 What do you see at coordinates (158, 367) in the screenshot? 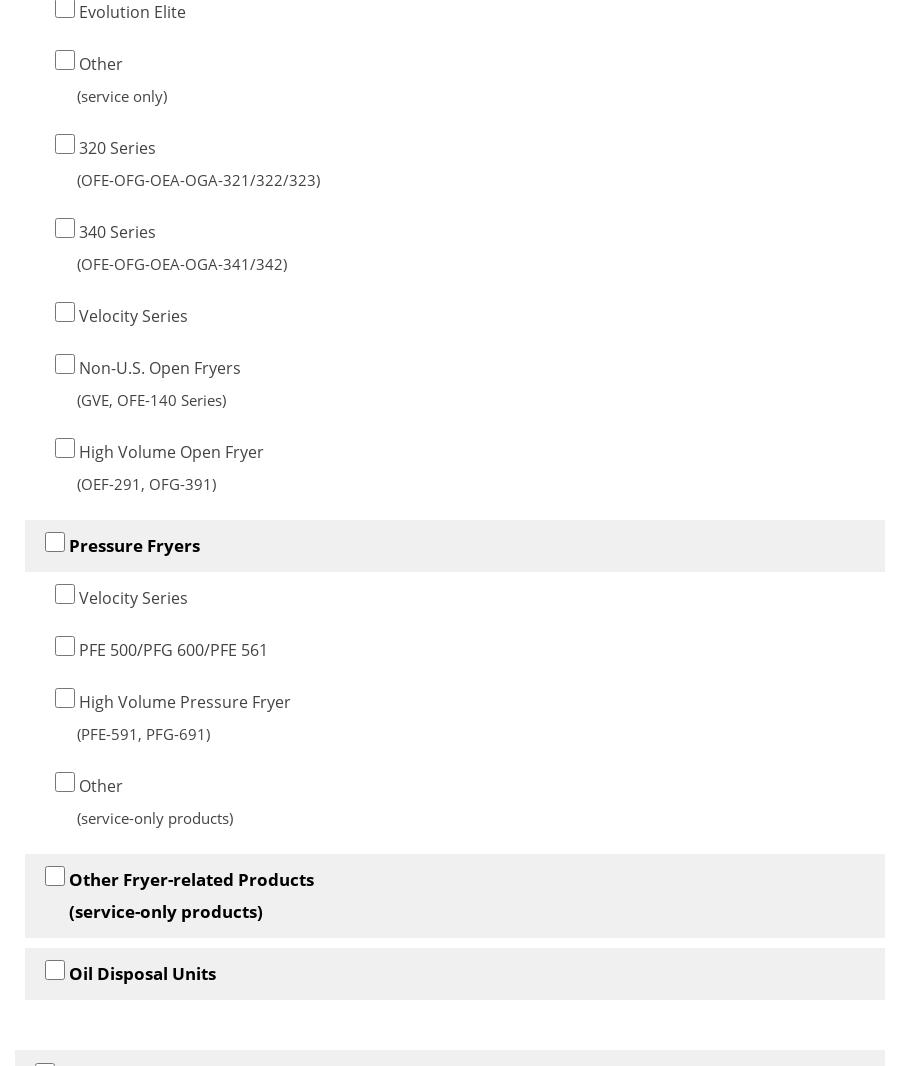
I see `'Non-U.S. Open Fryers'` at bounding box center [158, 367].